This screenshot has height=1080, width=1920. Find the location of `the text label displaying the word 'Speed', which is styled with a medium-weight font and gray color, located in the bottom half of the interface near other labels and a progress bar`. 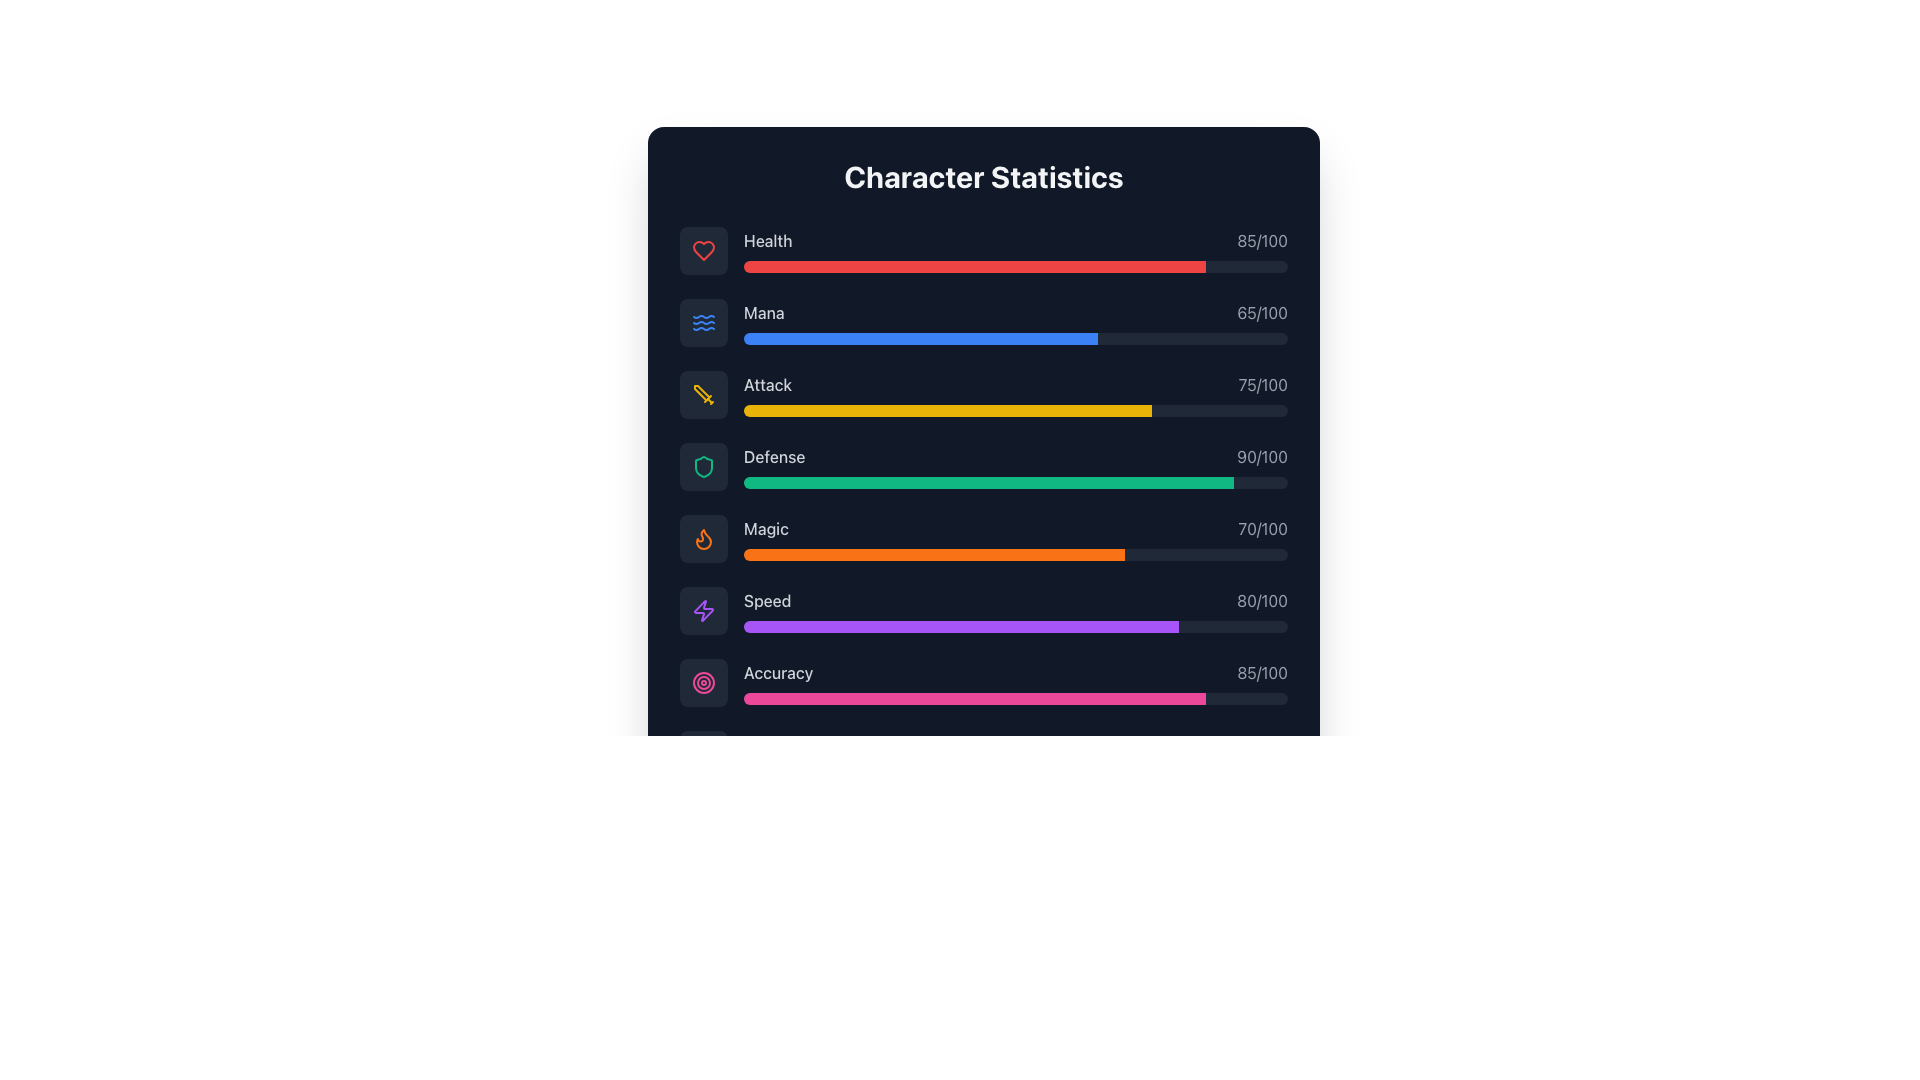

the text label displaying the word 'Speed', which is styled with a medium-weight font and gray color, located in the bottom half of the interface near other labels and a progress bar is located at coordinates (766, 600).